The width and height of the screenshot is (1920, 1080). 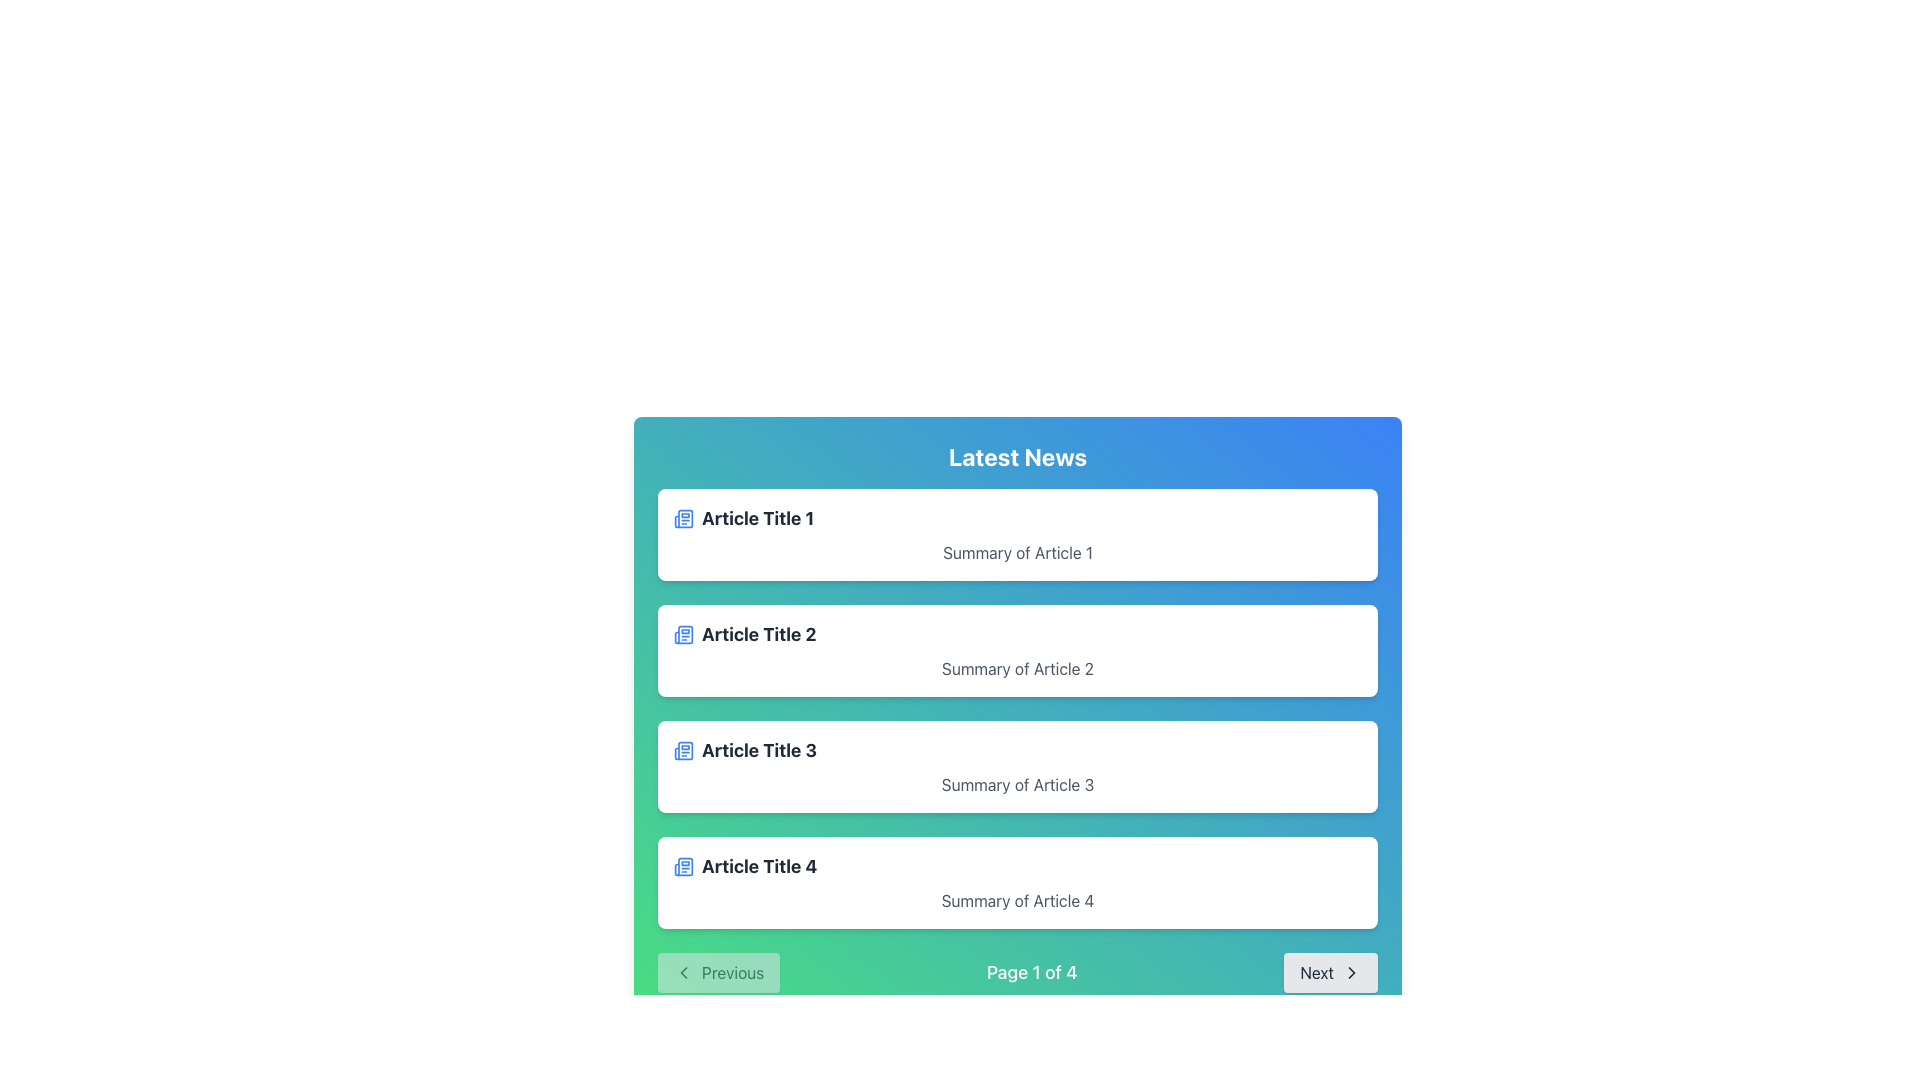 What do you see at coordinates (758, 635) in the screenshot?
I see `the headline text label for the second article in the news section, which is positioned next to a blue newspaper icon in the second card of 'Latest News'` at bounding box center [758, 635].